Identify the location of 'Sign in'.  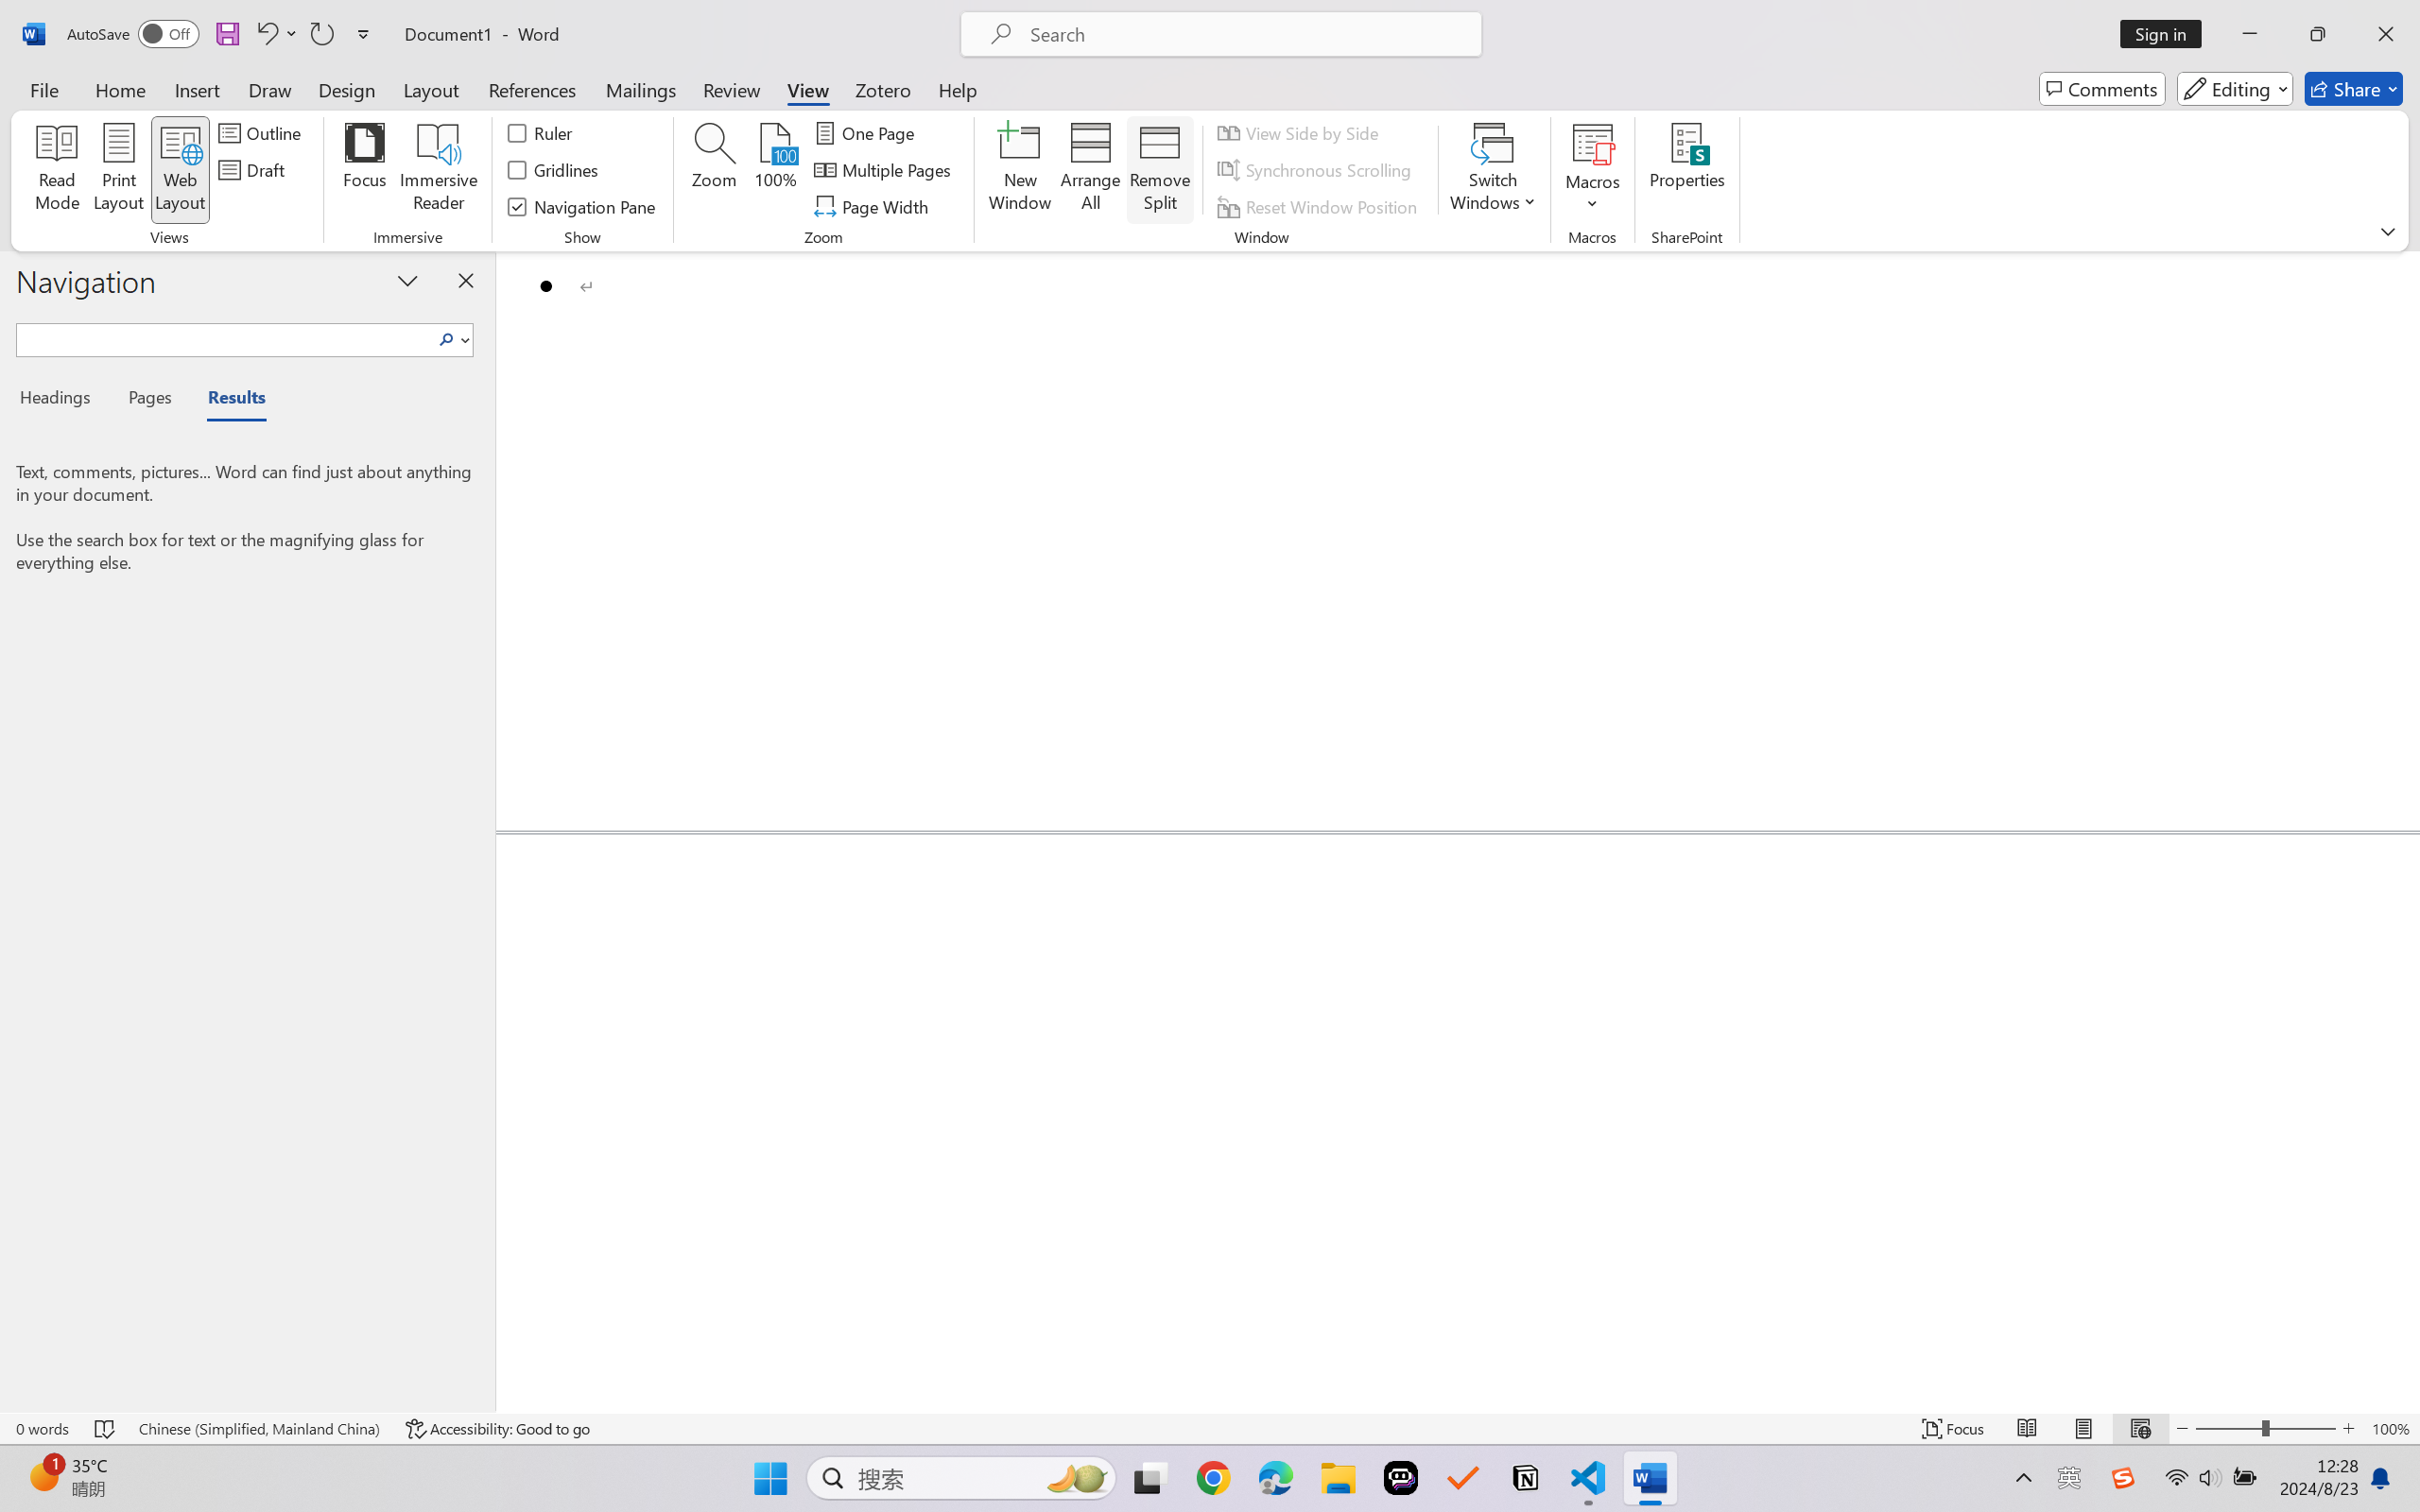
(2168, 33).